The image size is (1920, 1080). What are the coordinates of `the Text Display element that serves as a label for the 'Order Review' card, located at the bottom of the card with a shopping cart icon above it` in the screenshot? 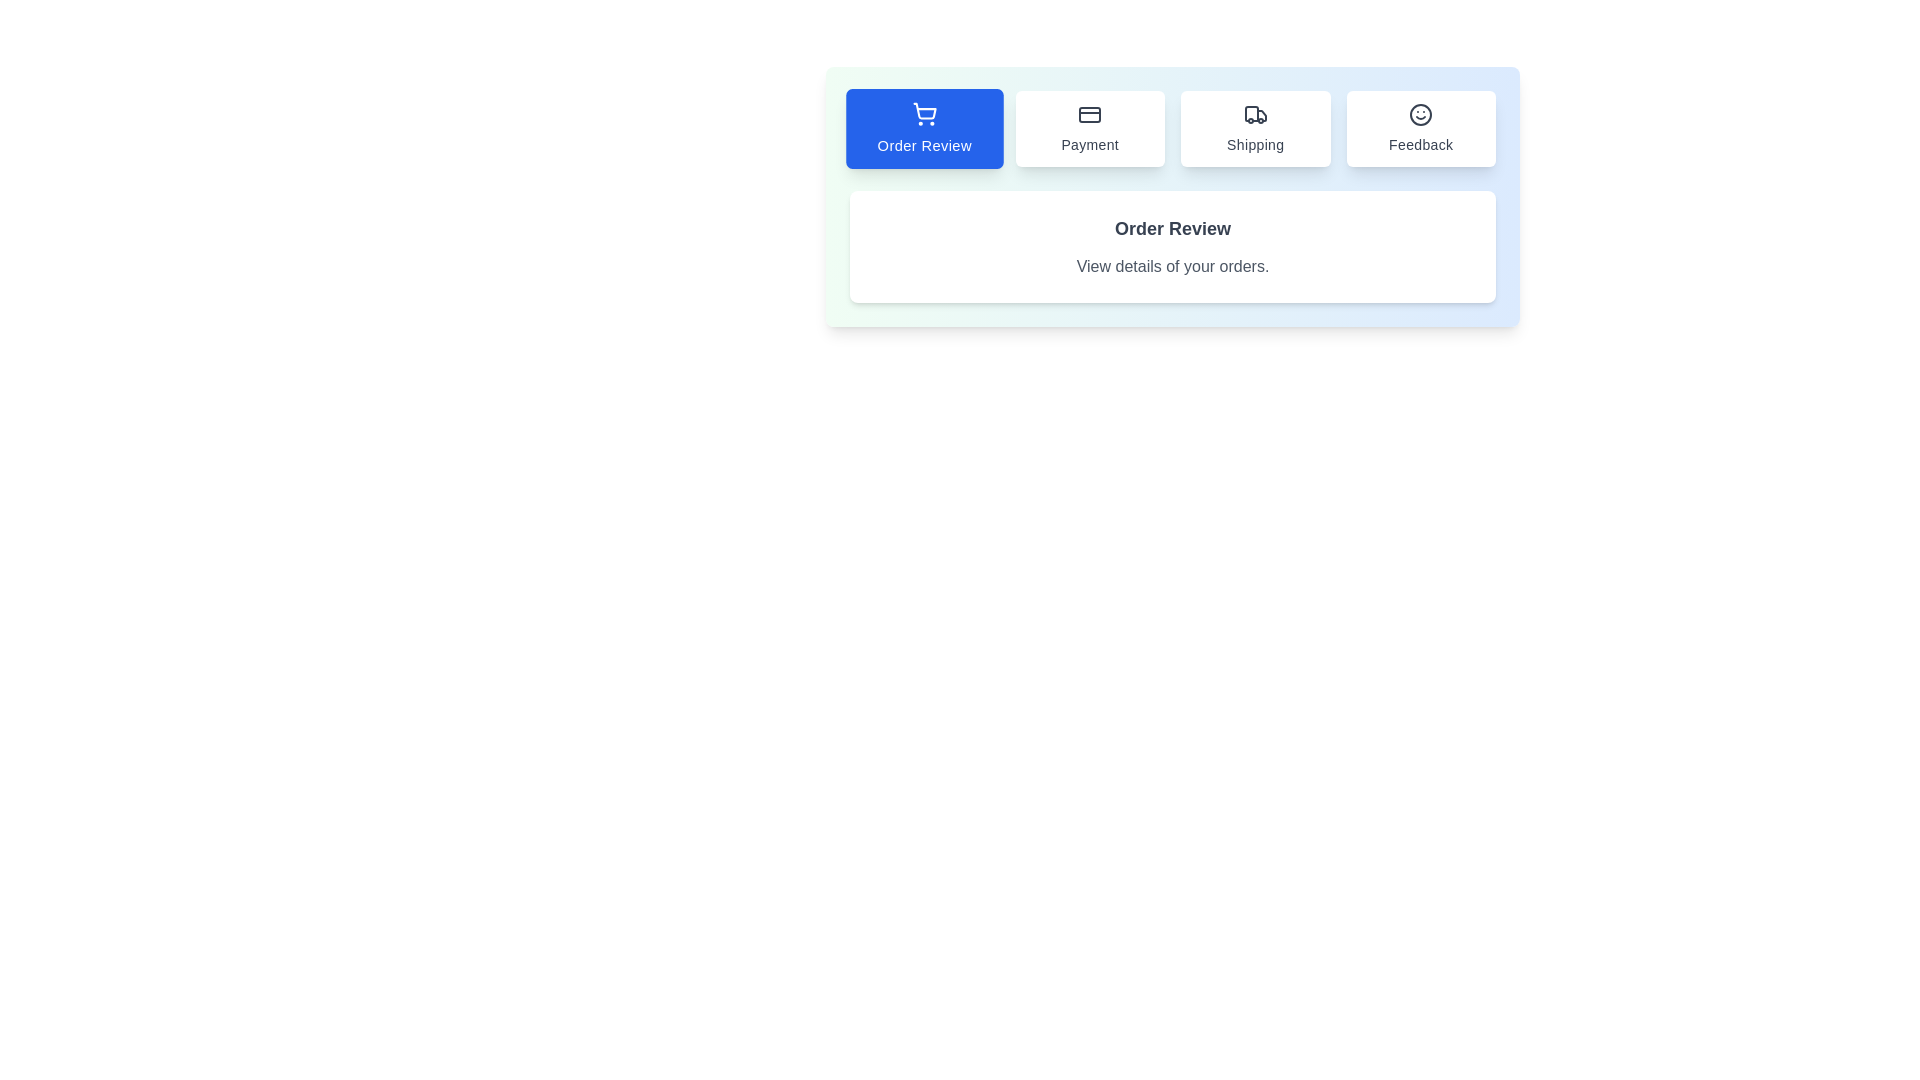 It's located at (923, 144).